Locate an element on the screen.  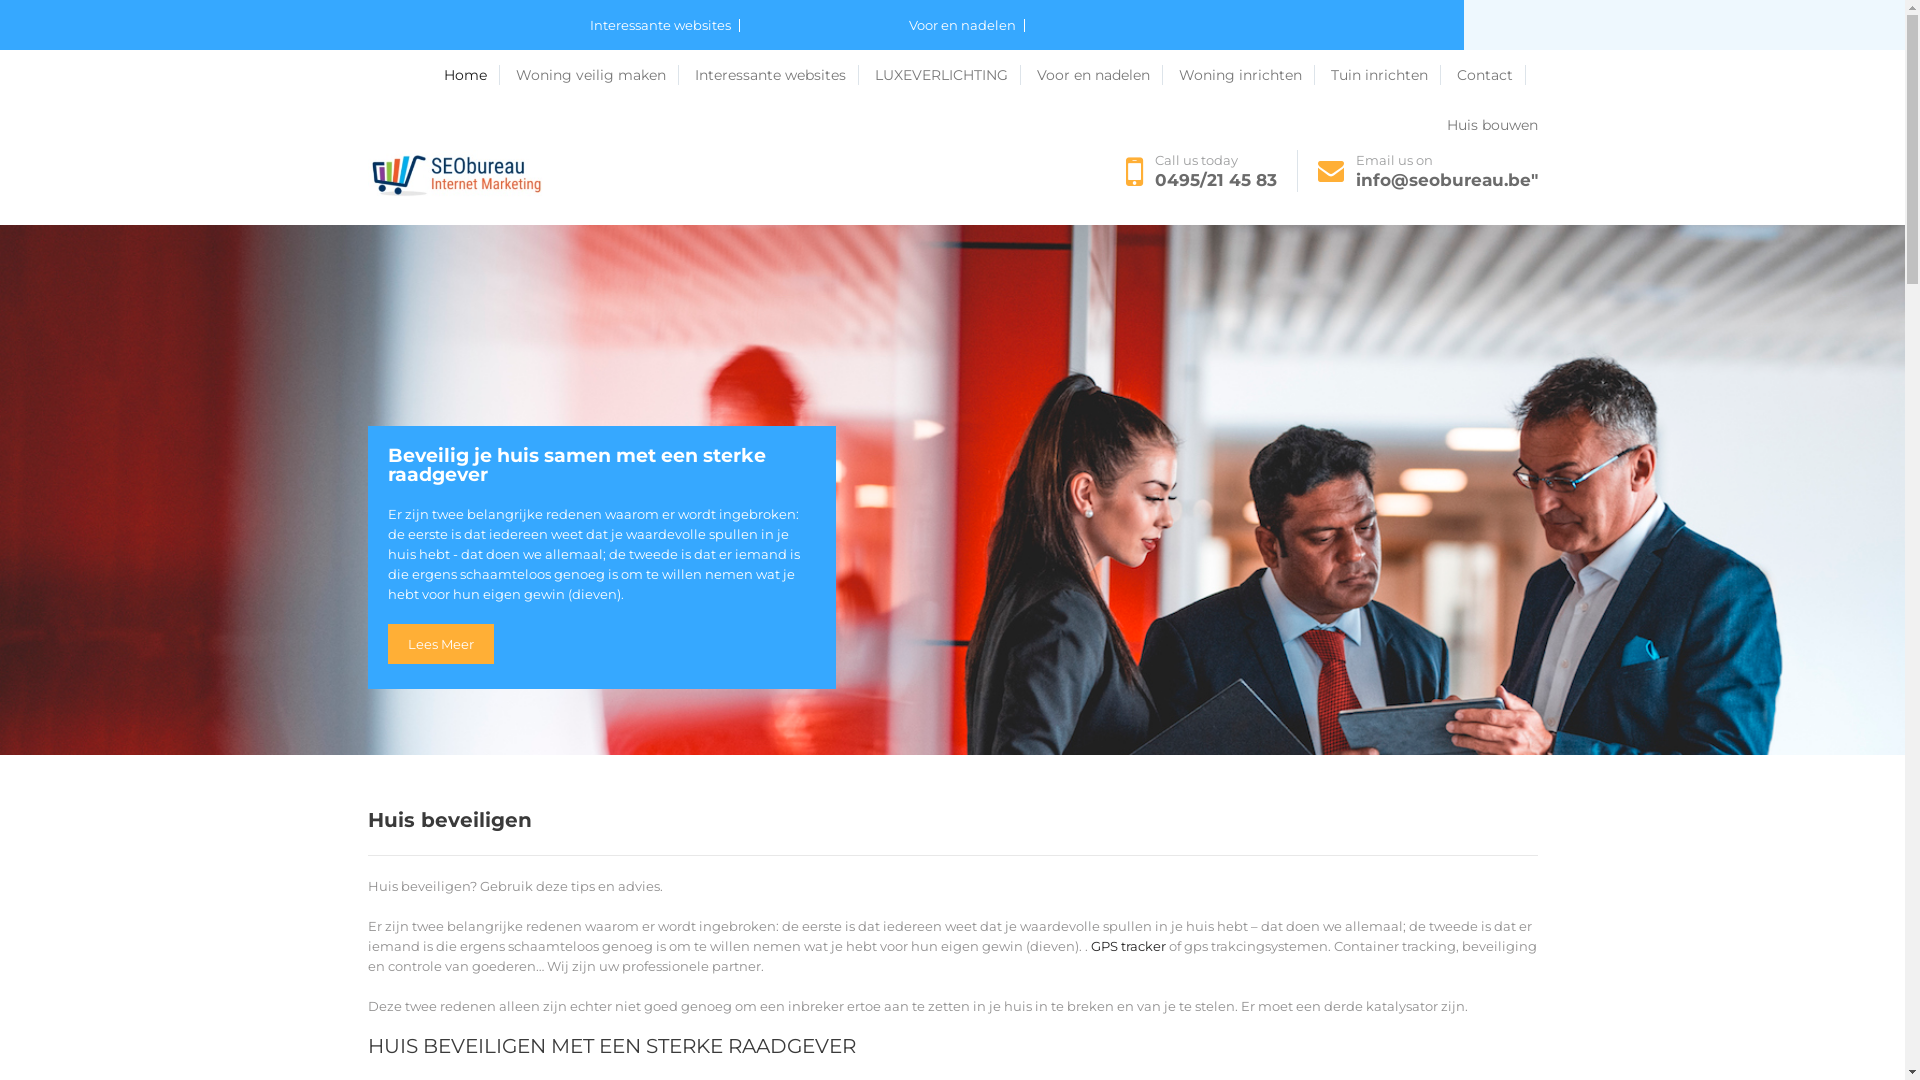
'Tuin inrichten' is located at coordinates (1329, 73).